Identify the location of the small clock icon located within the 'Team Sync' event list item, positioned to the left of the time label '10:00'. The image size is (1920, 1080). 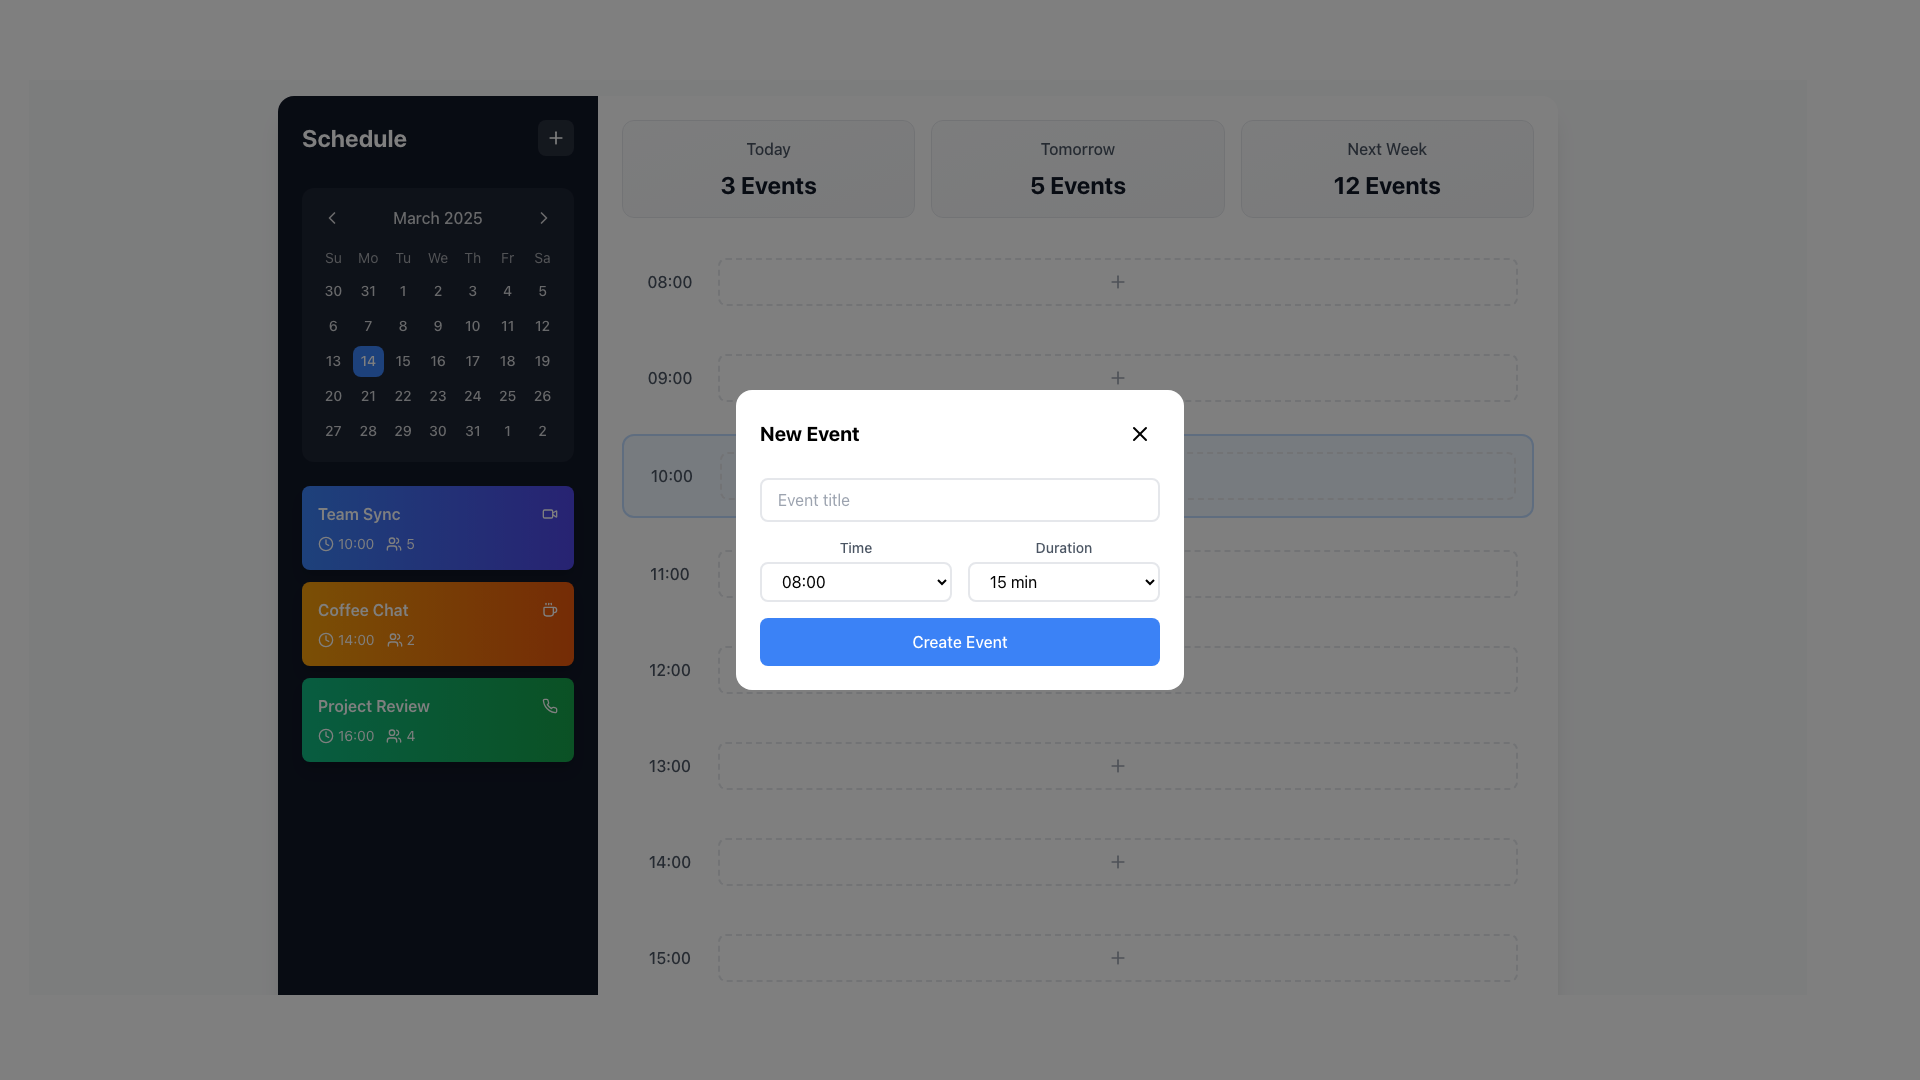
(326, 543).